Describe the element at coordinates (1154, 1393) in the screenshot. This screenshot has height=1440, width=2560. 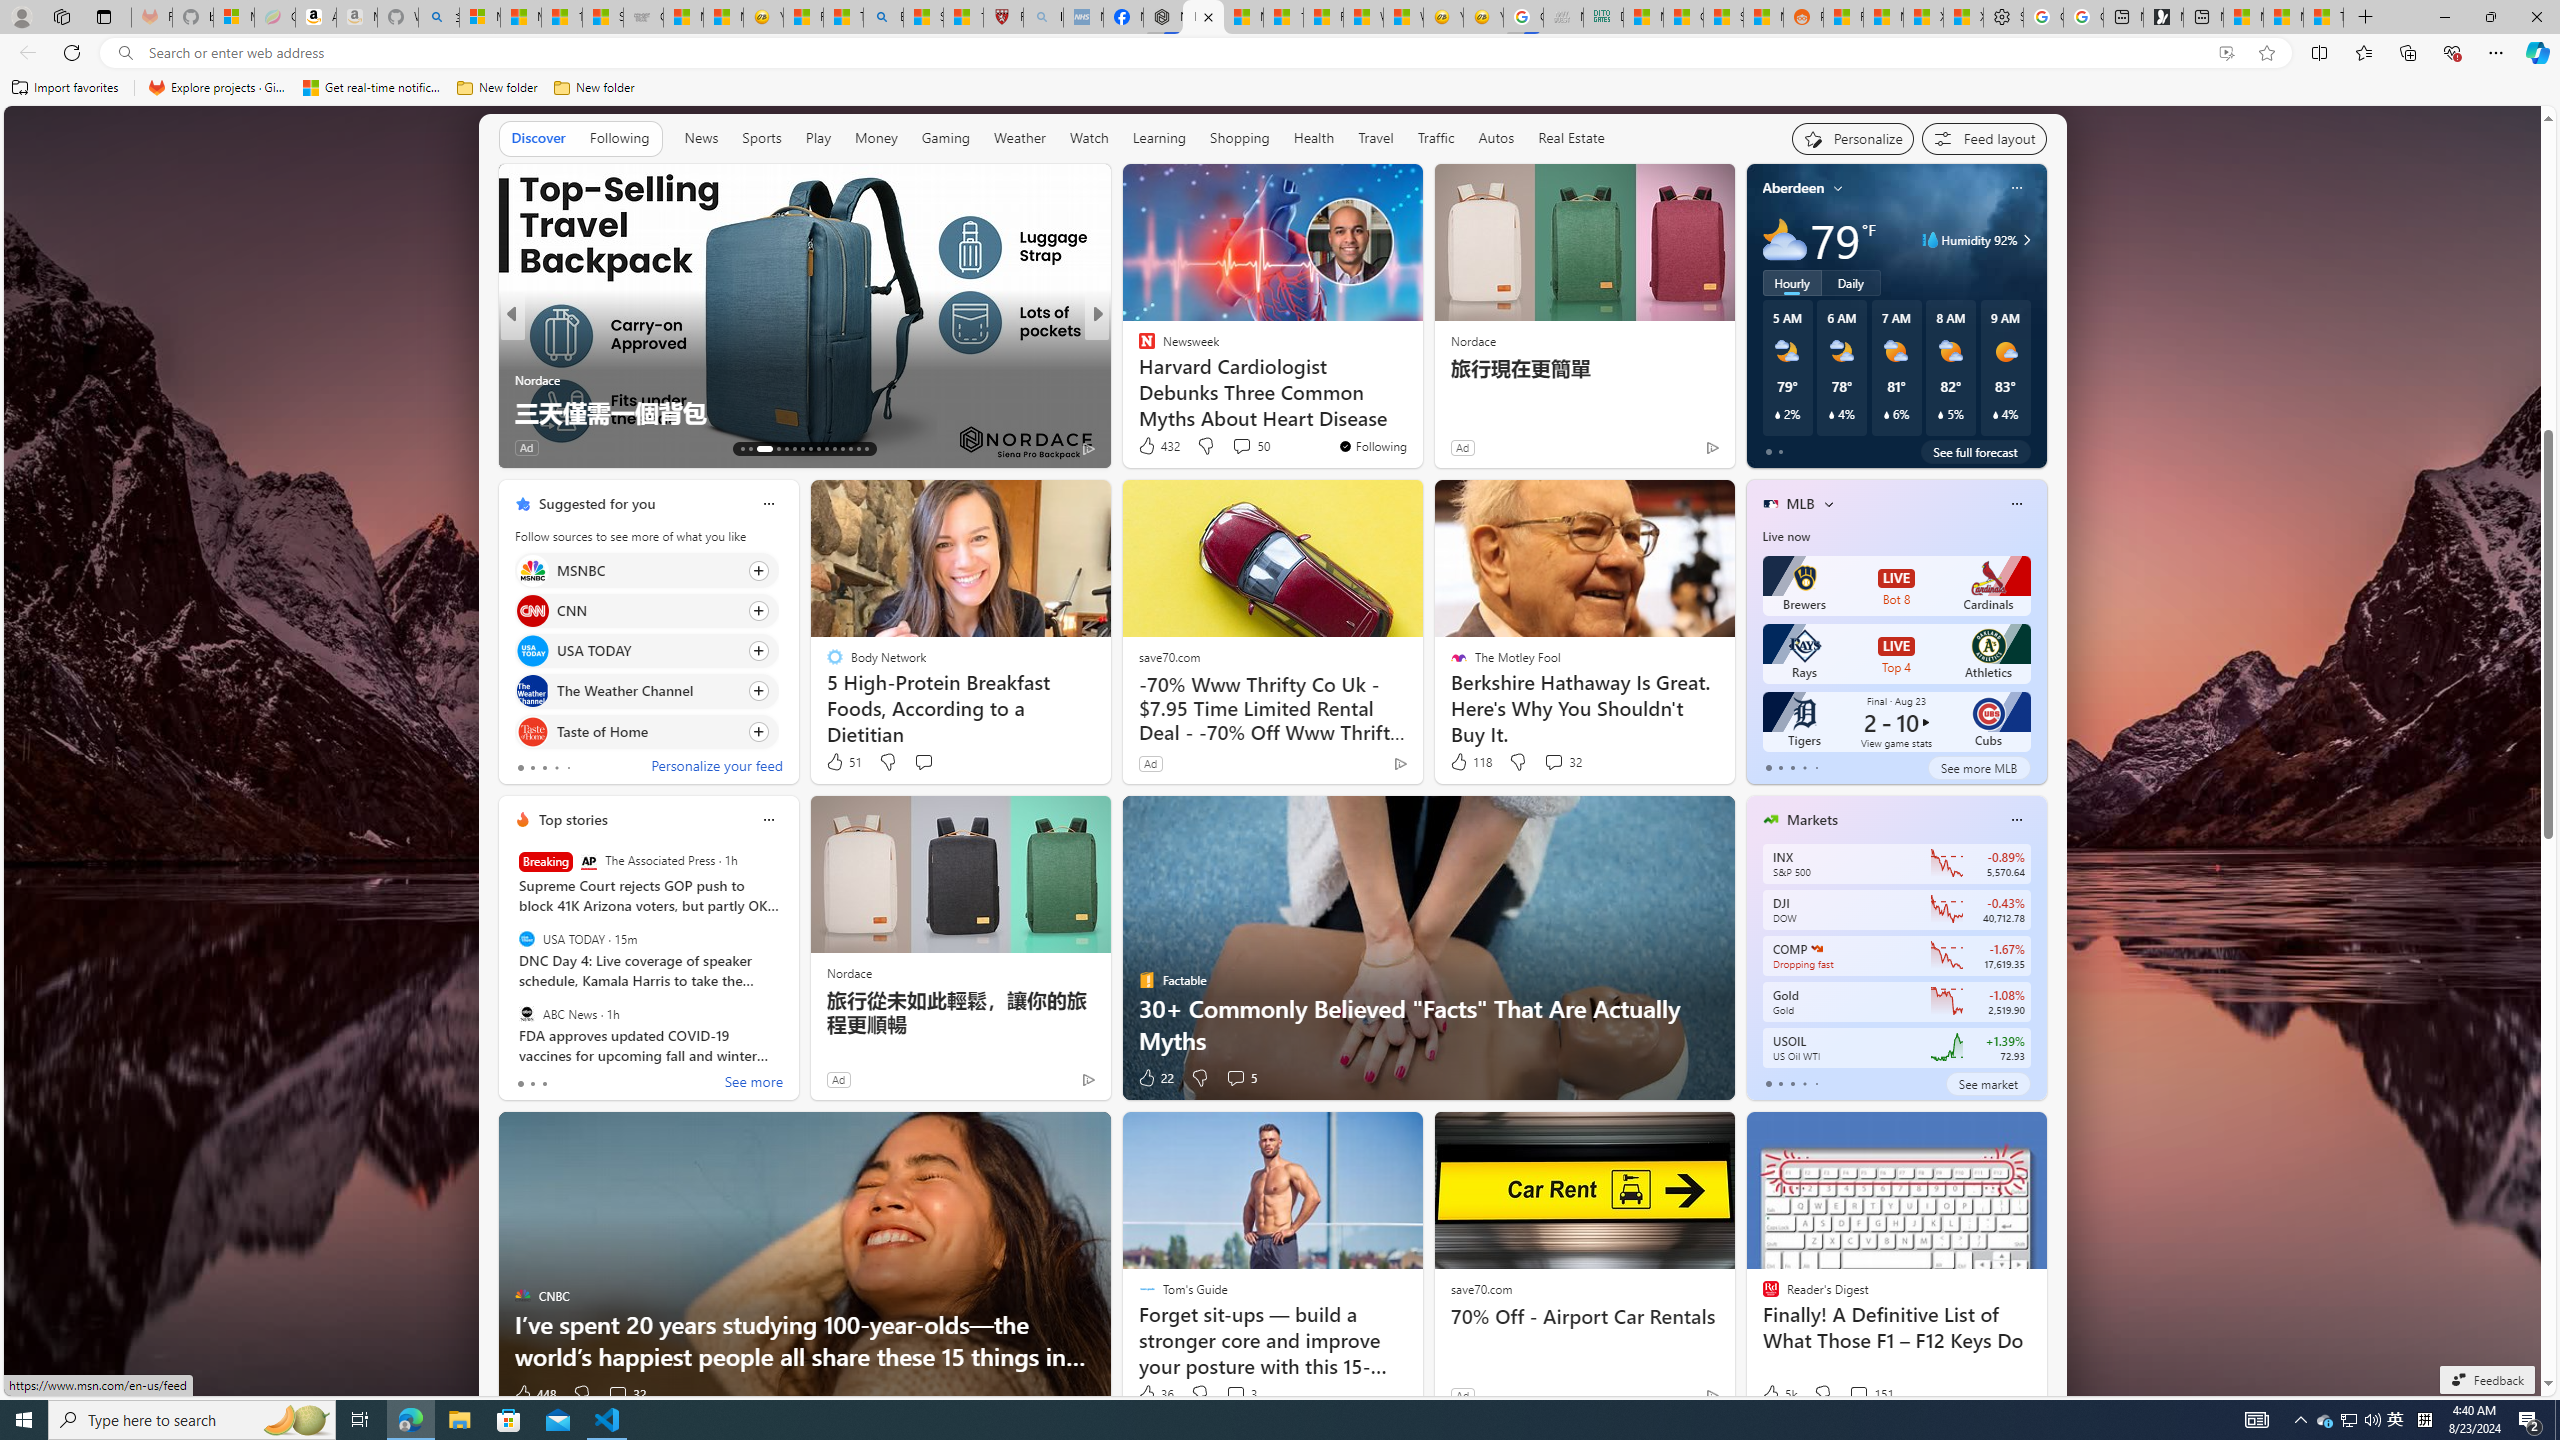
I see `'36 Like'` at that location.